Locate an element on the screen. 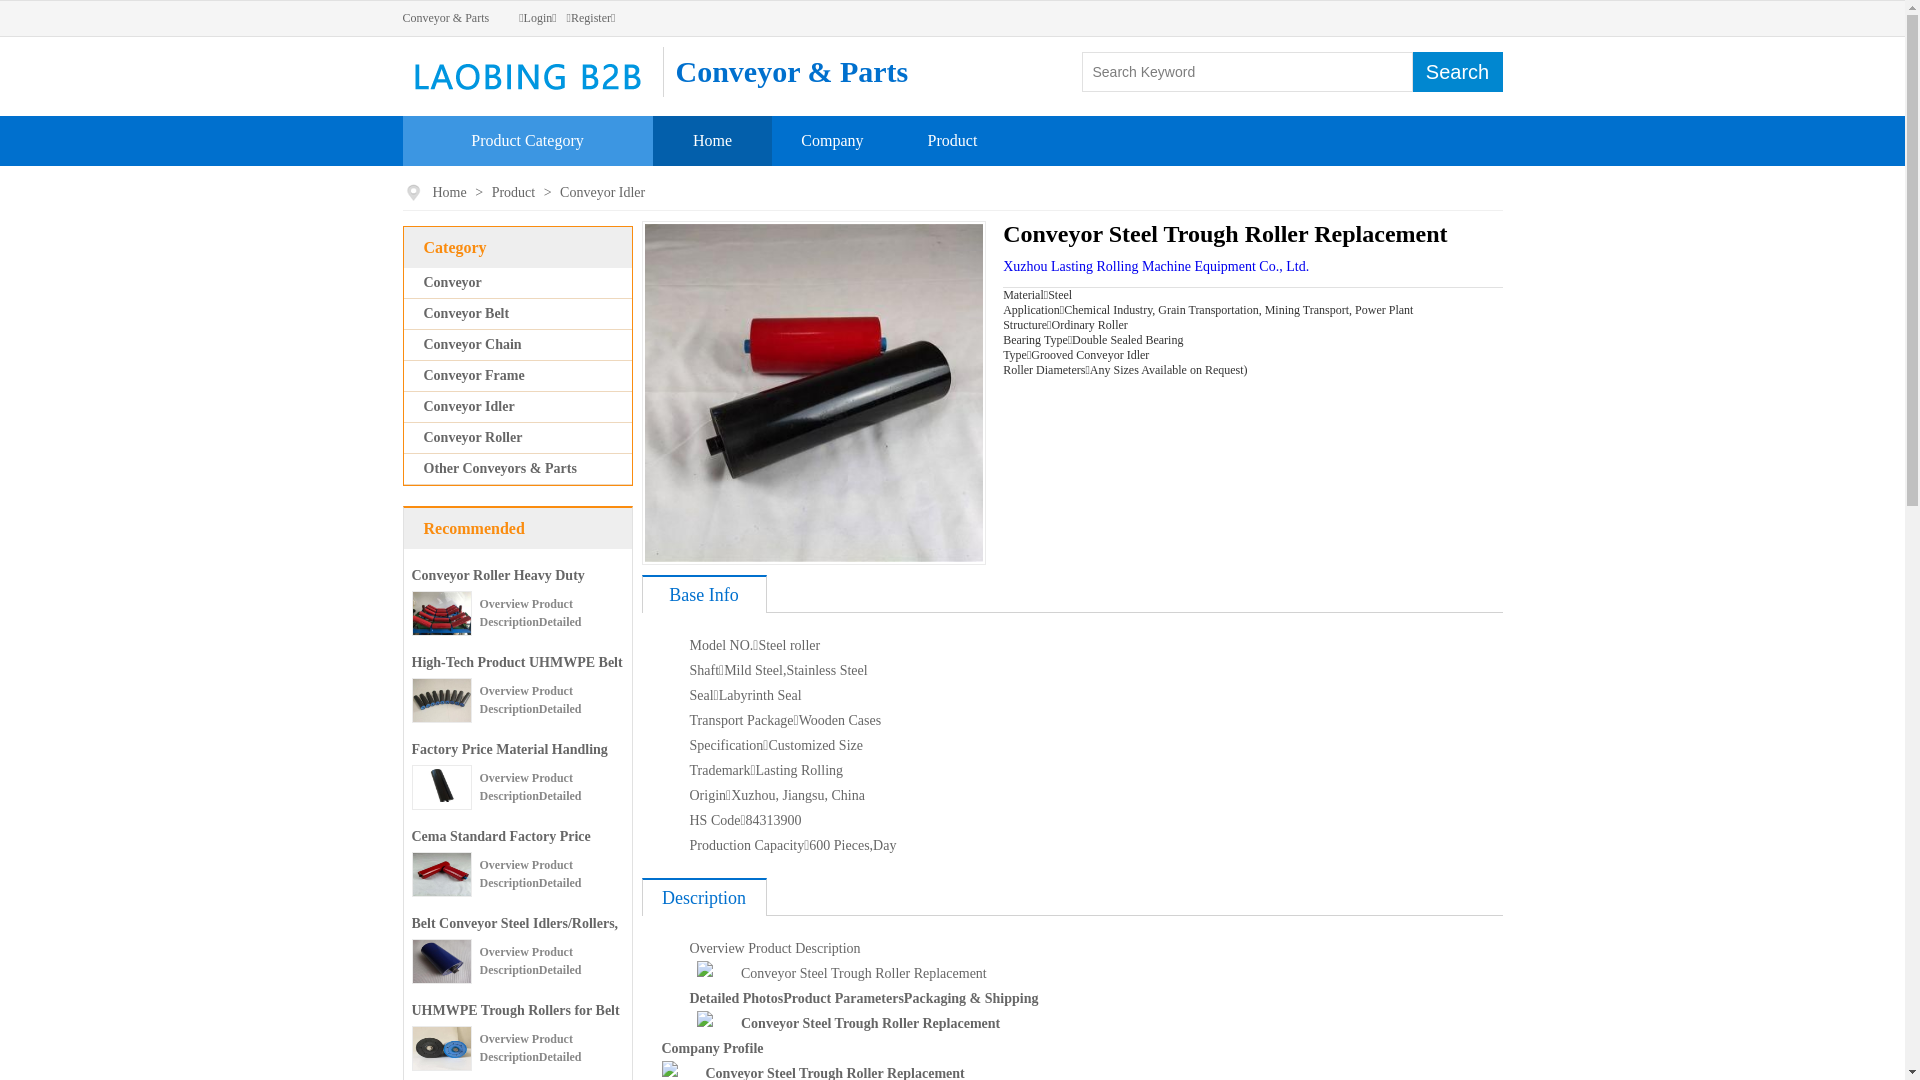 This screenshot has height=1080, width=1920. 'Home' is located at coordinates (449, 192).